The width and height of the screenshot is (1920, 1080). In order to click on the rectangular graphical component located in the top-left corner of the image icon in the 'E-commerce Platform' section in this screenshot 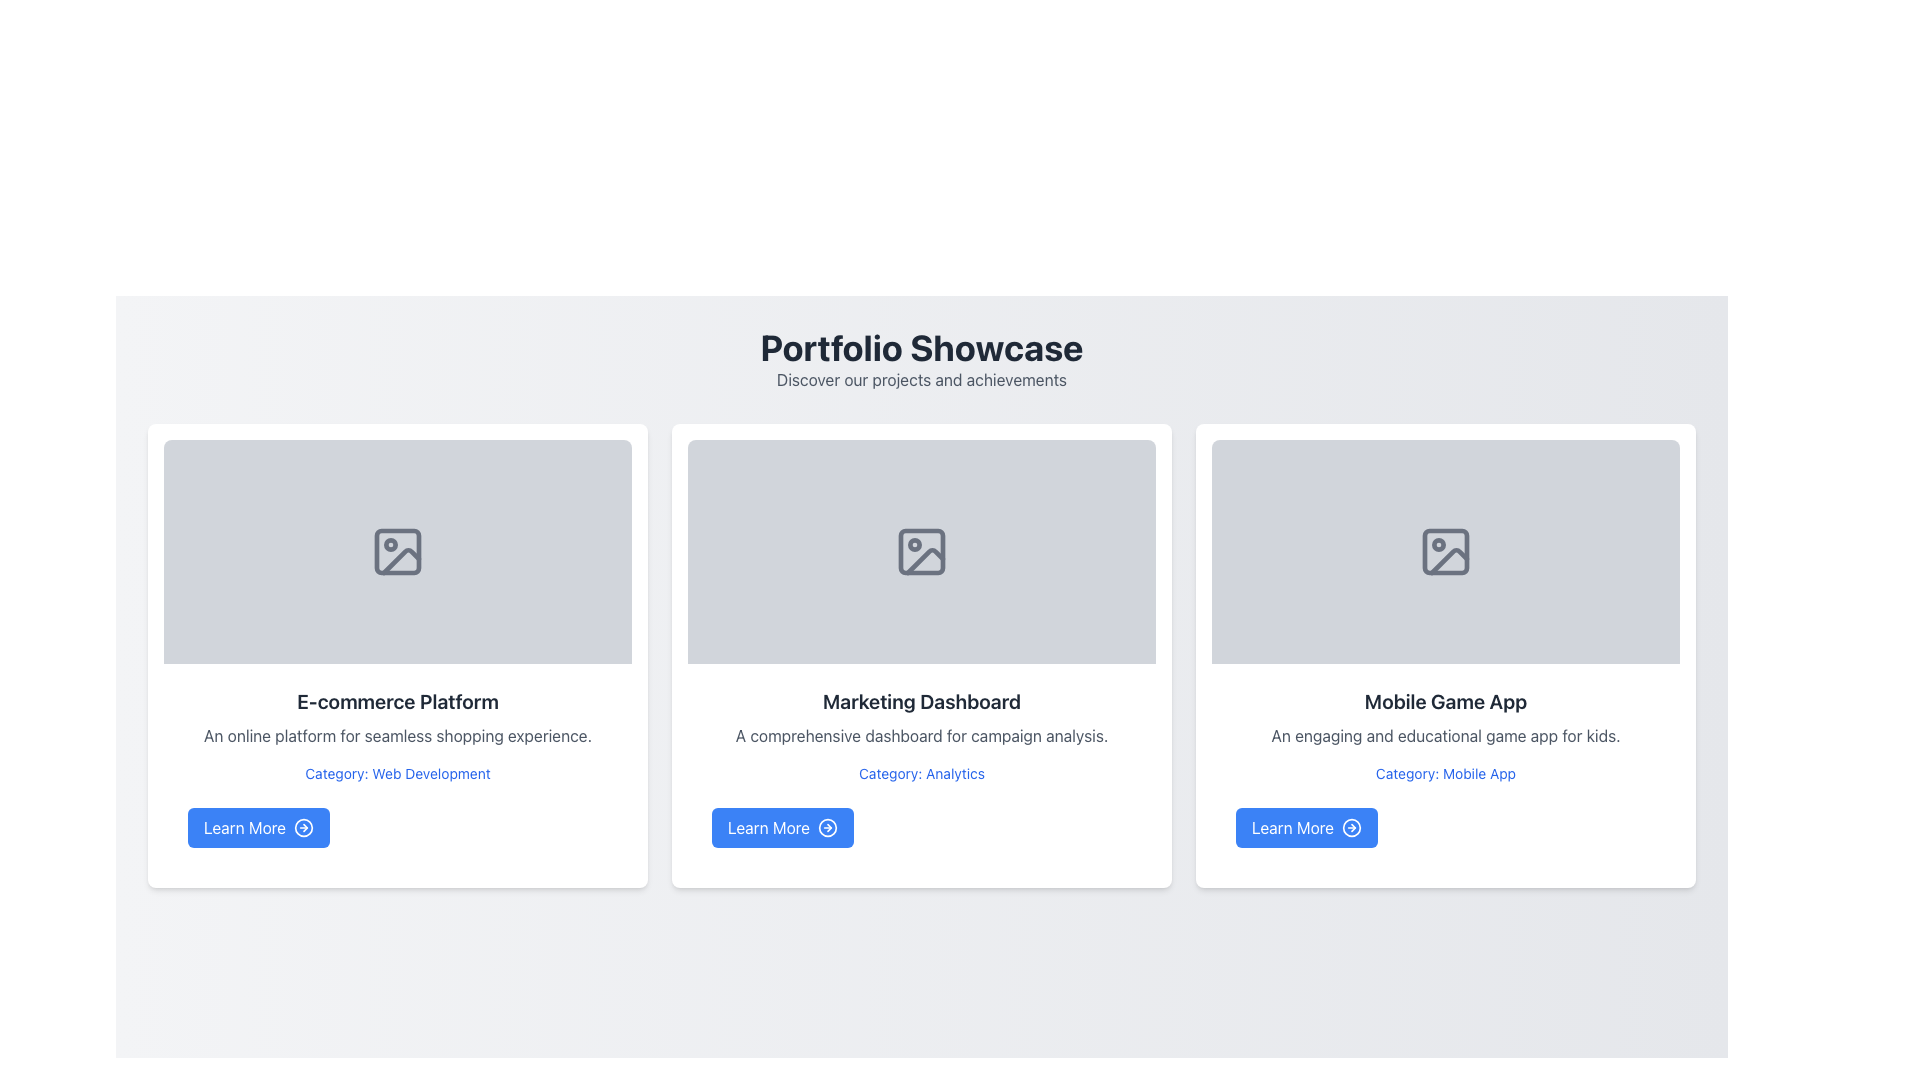, I will do `click(398, 551)`.